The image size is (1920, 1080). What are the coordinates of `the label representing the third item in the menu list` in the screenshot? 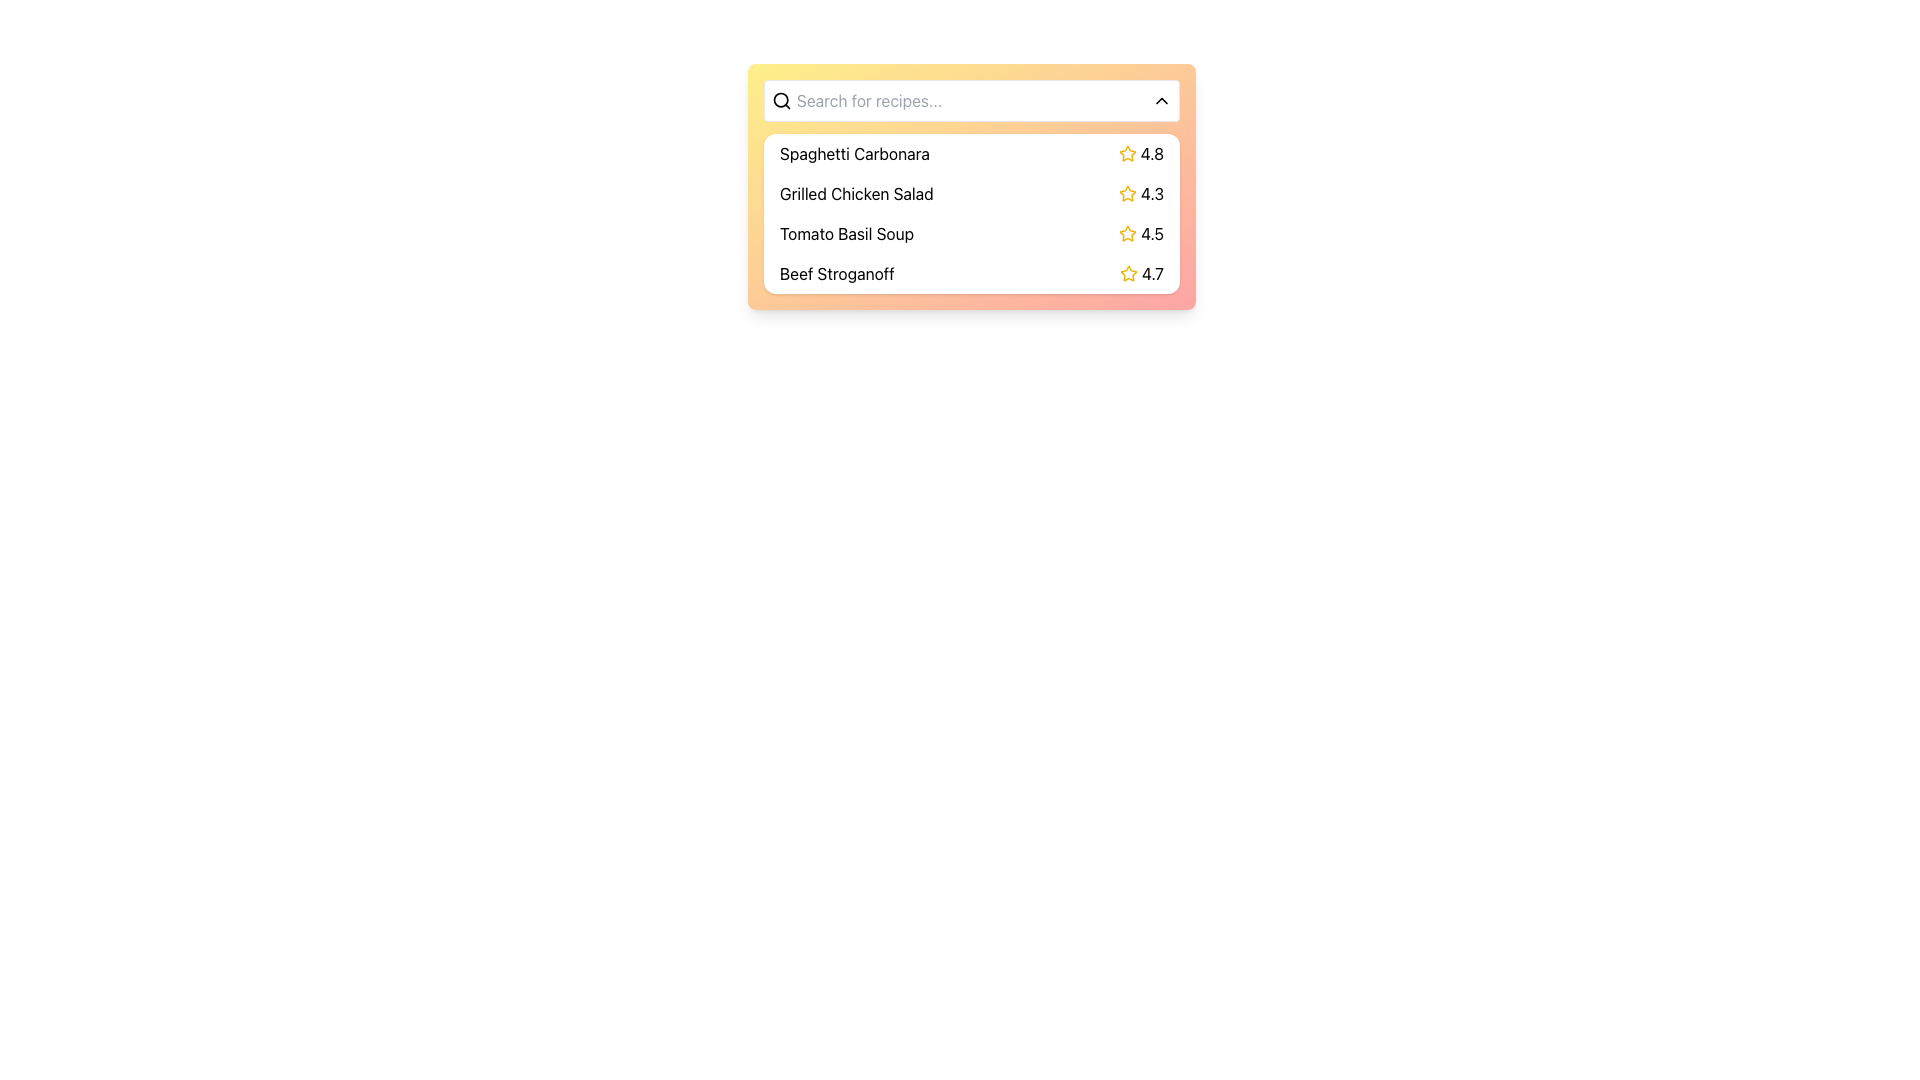 It's located at (847, 233).